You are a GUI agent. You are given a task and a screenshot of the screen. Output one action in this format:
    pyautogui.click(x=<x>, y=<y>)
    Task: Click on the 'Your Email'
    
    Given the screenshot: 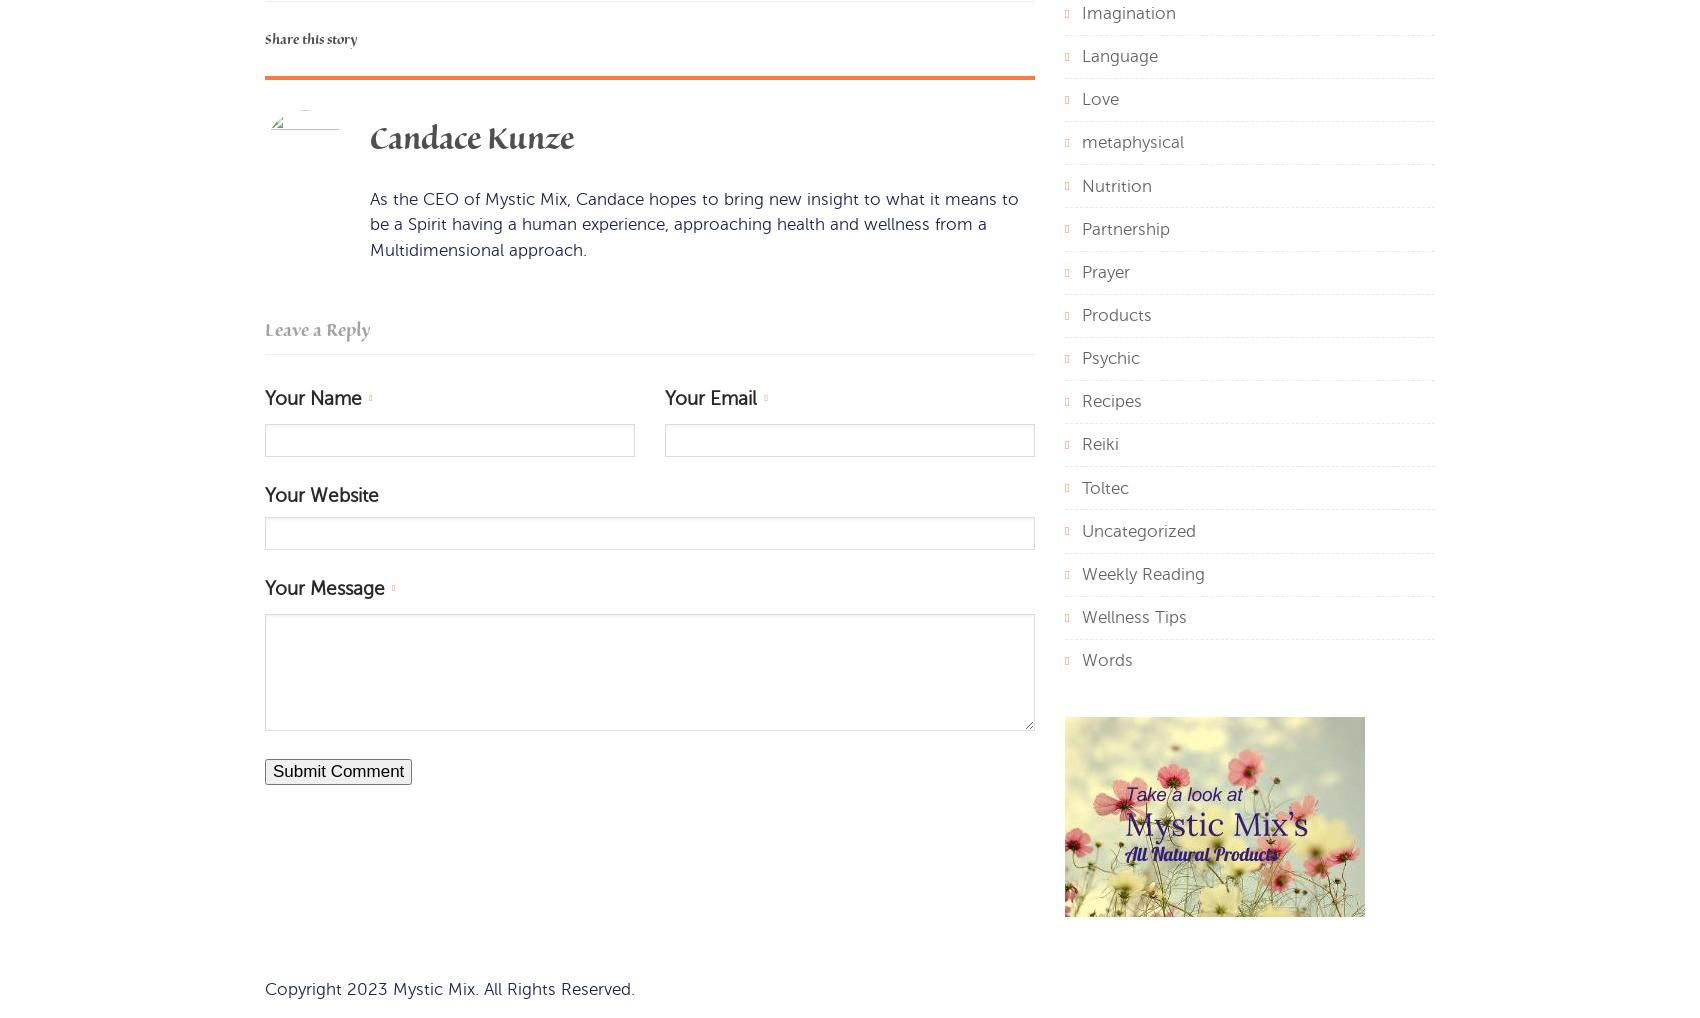 What is the action you would take?
    pyautogui.click(x=710, y=398)
    